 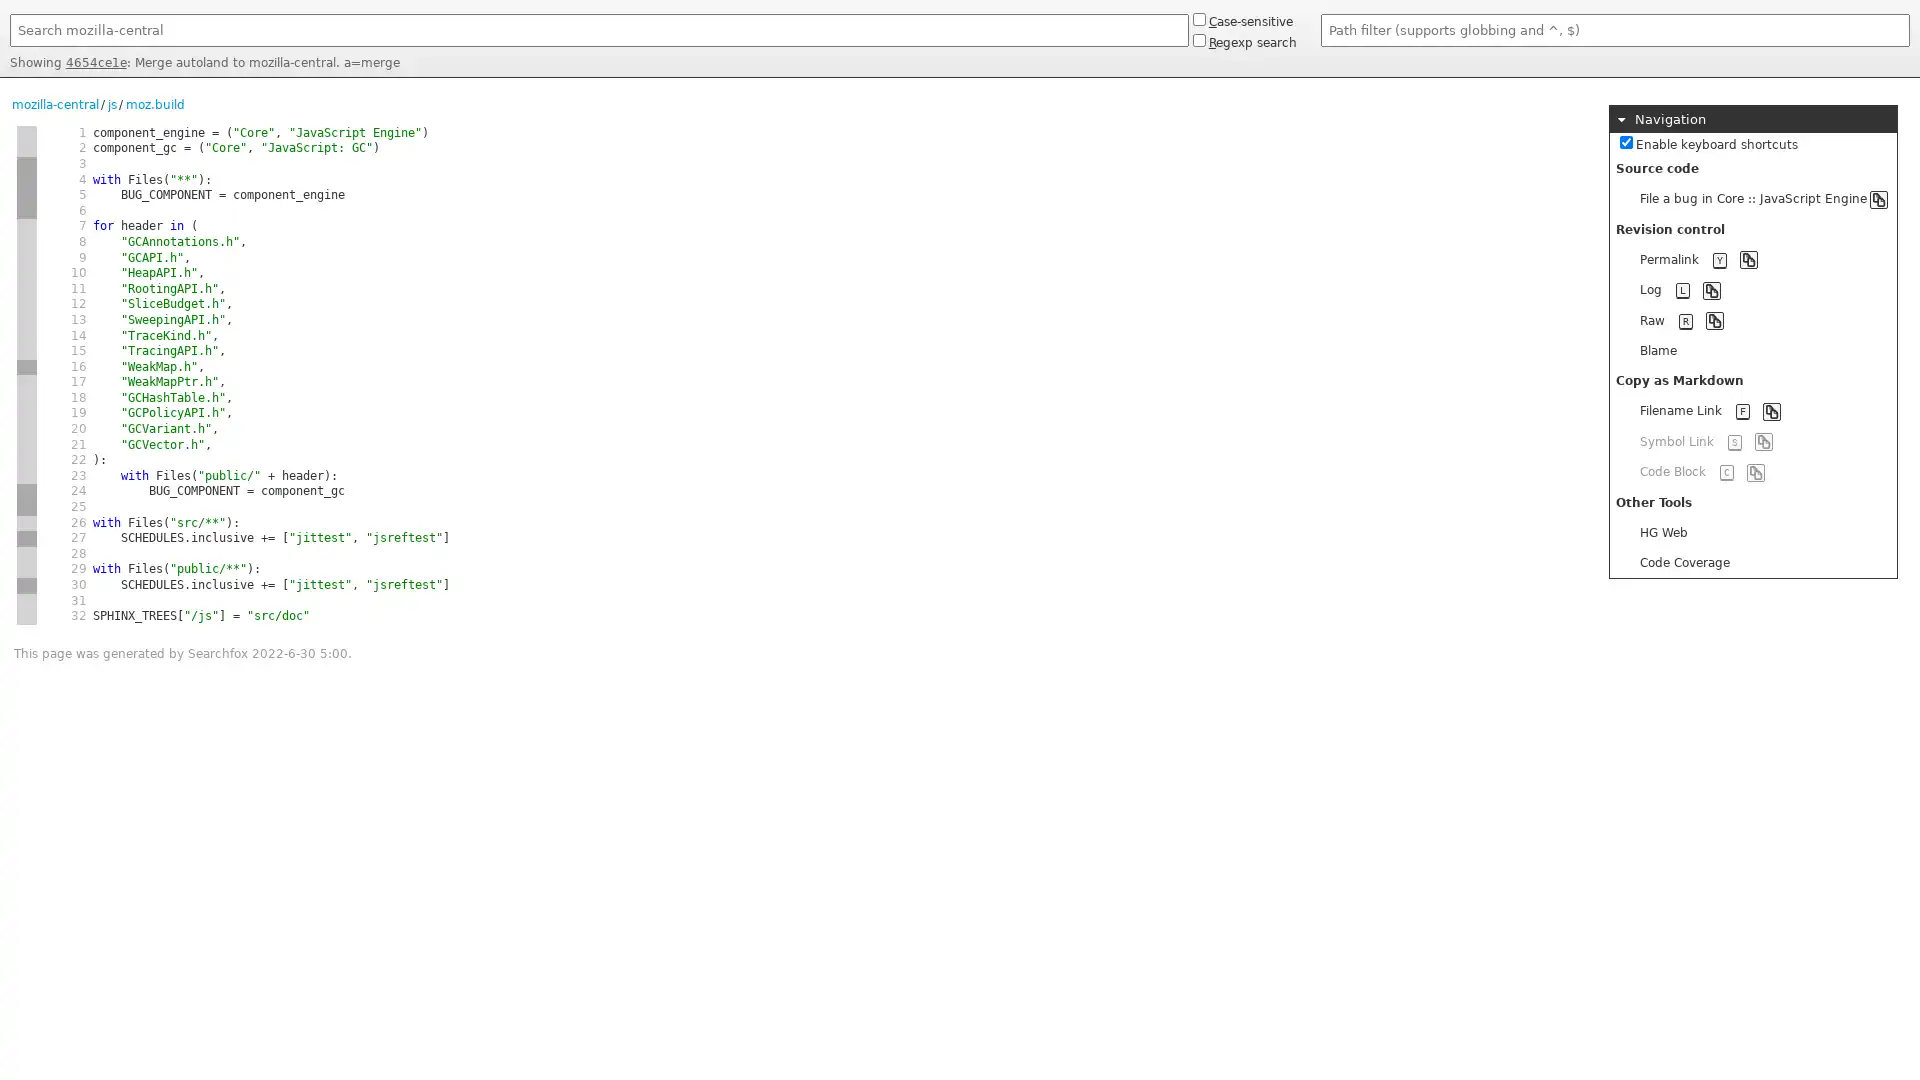 What do you see at coordinates (1711, 289) in the screenshot?
I see `Copy to clipboard` at bounding box center [1711, 289].